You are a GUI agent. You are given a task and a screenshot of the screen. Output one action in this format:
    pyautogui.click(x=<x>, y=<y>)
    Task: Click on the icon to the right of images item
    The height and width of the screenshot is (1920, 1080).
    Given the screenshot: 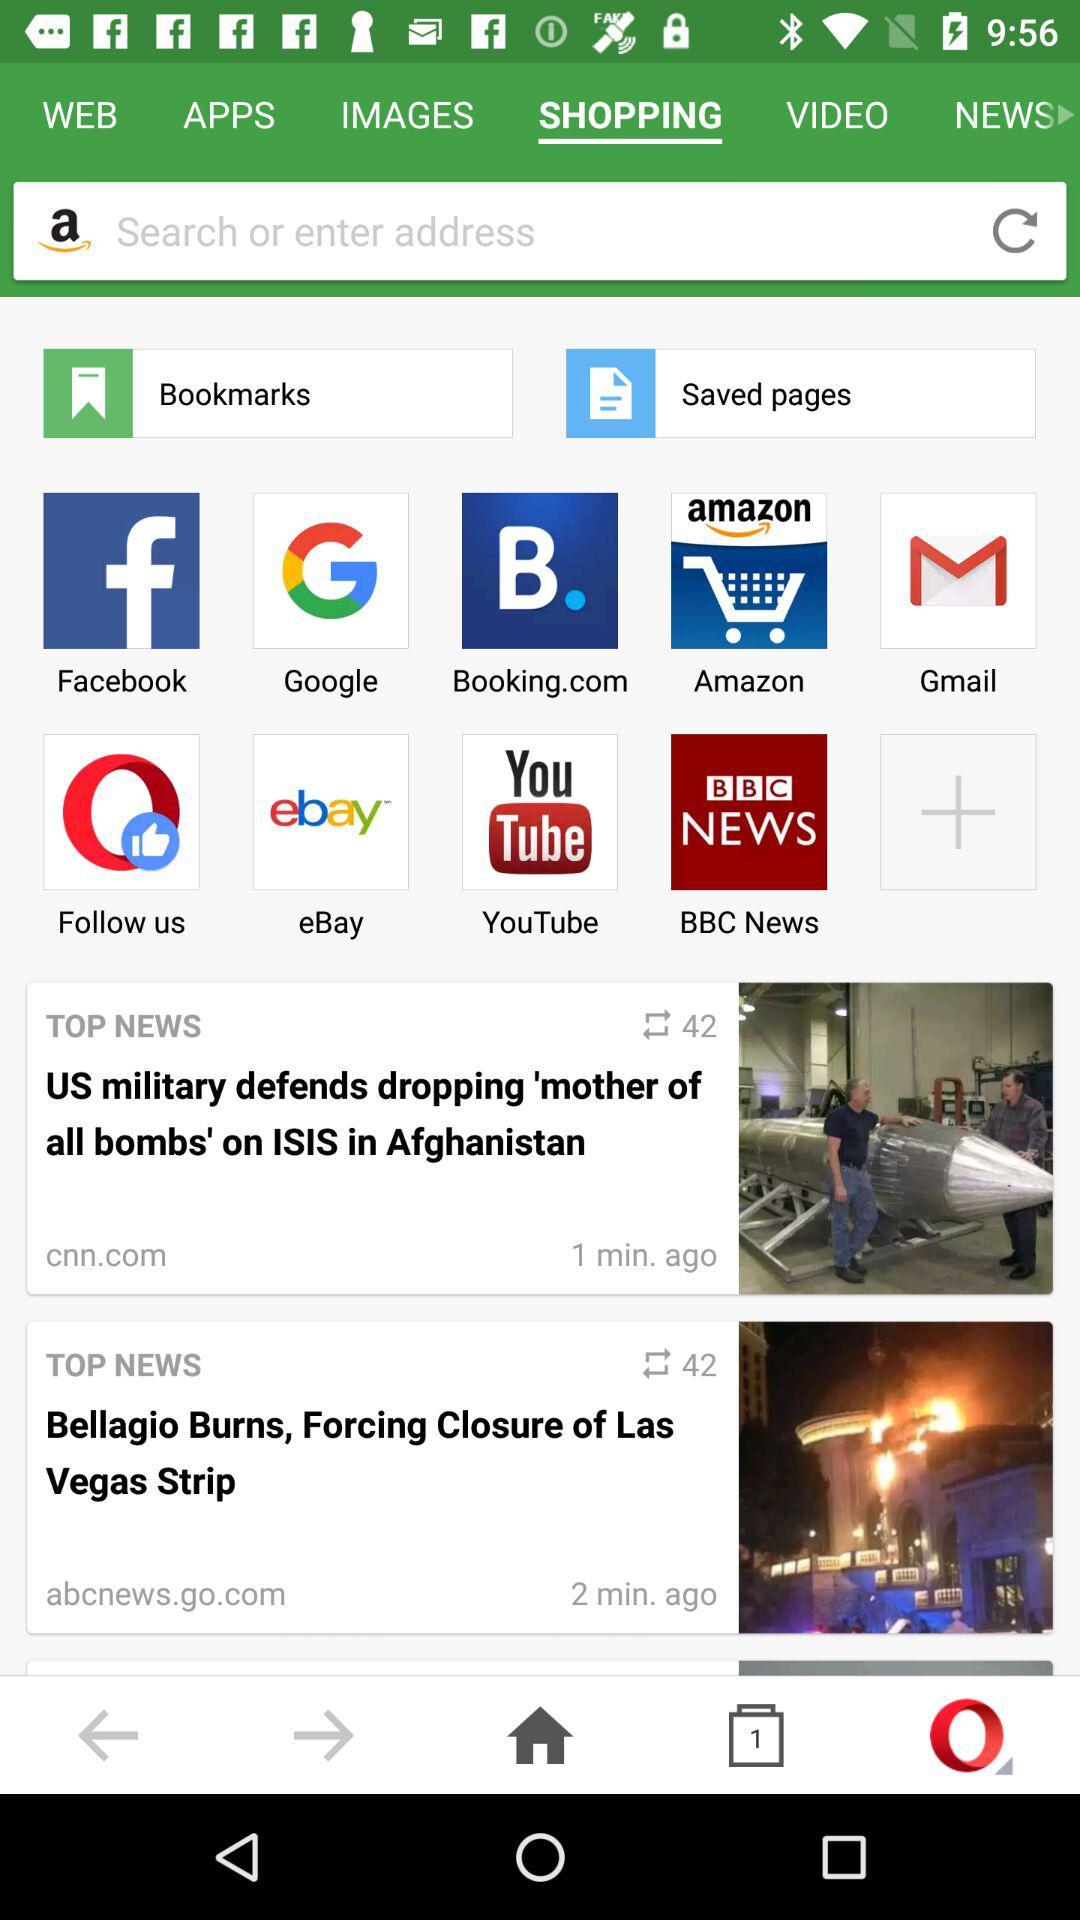 What is the action you would take?
    pyautogui.click(x=630, y=113)
    